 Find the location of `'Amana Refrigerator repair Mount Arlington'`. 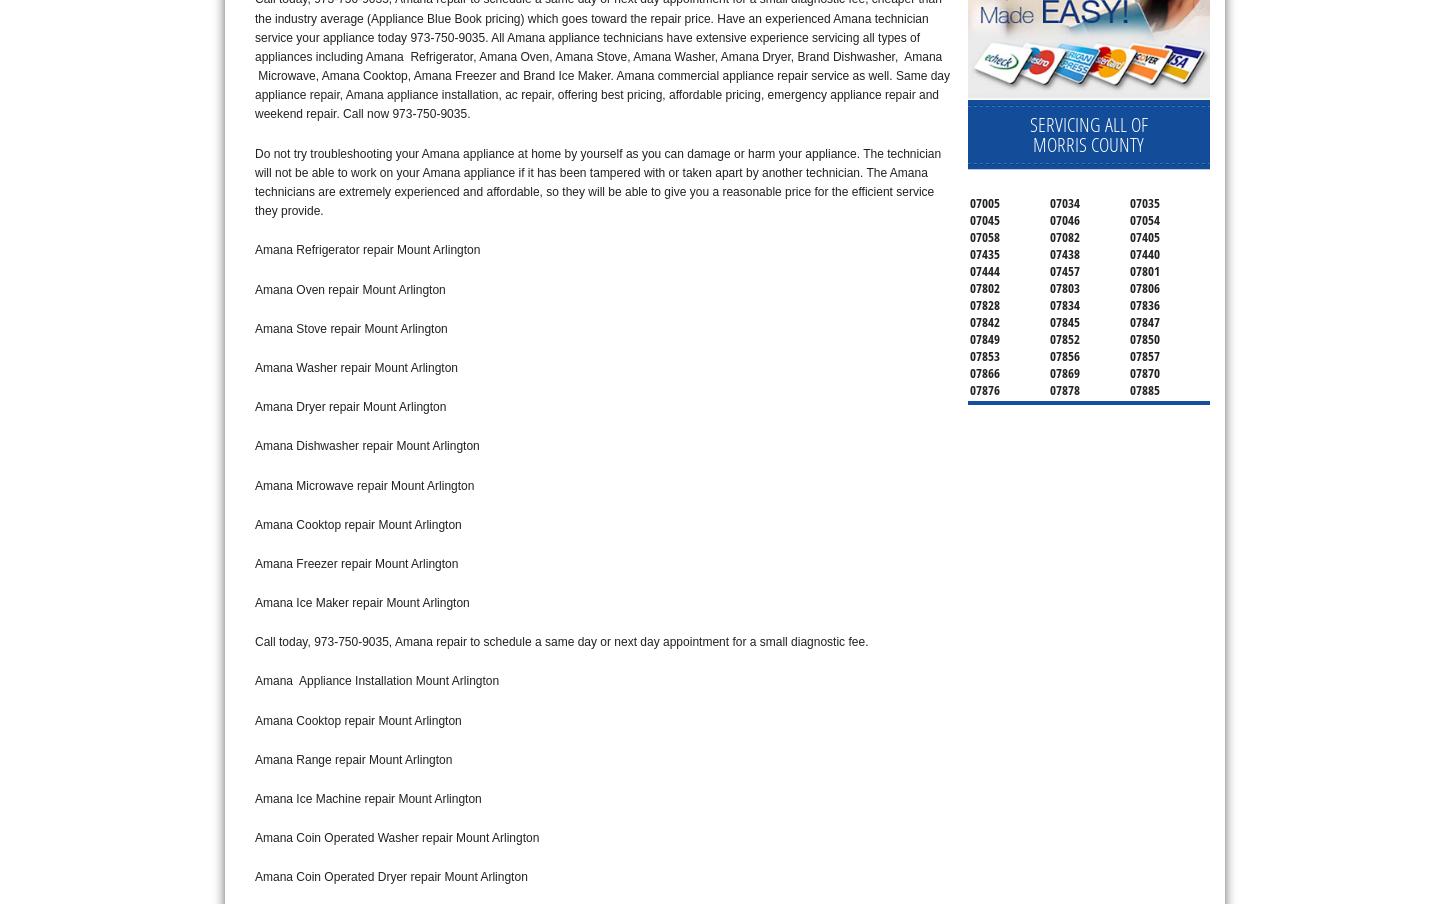

'Amana Refrigerator repair Mount Arlington' is located at coordinates (366, 248).